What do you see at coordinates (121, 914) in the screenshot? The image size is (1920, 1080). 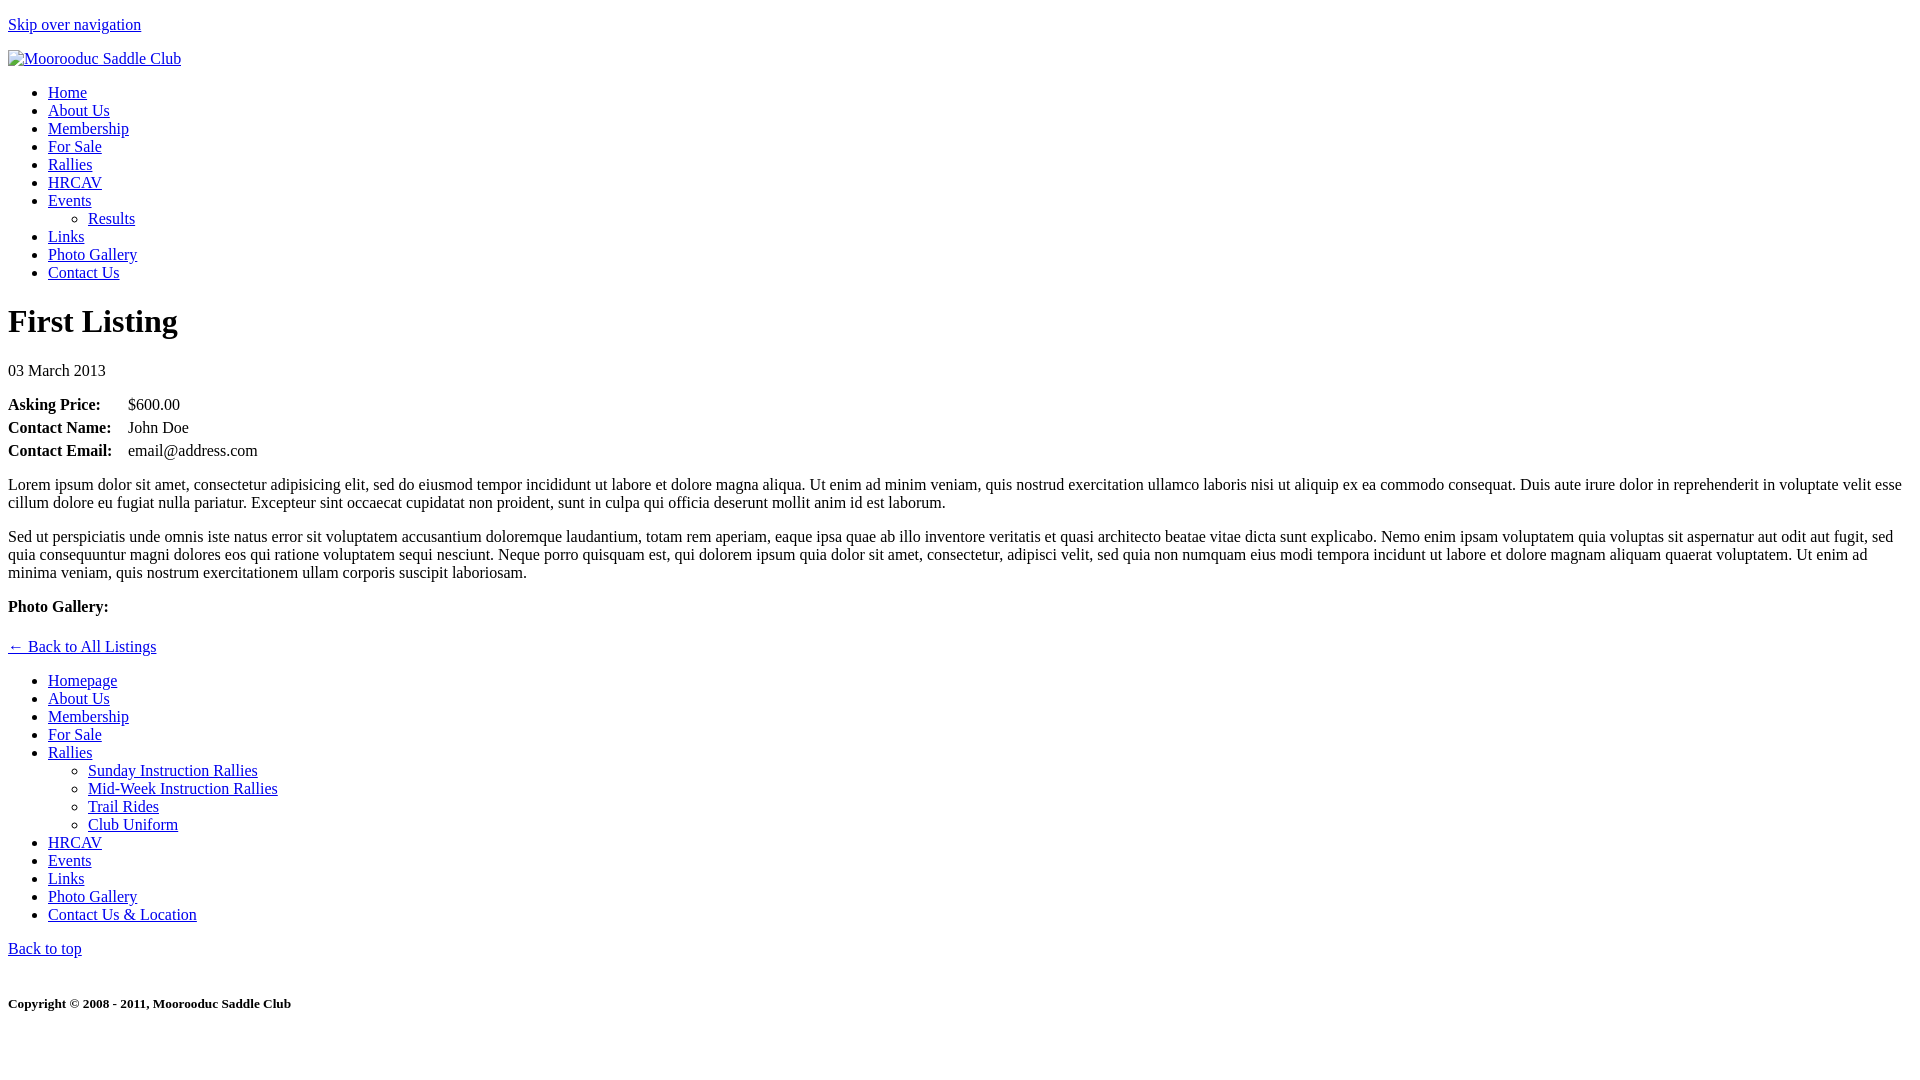 I see `'Contact Us & Location'` at bounding box center [121, 914].